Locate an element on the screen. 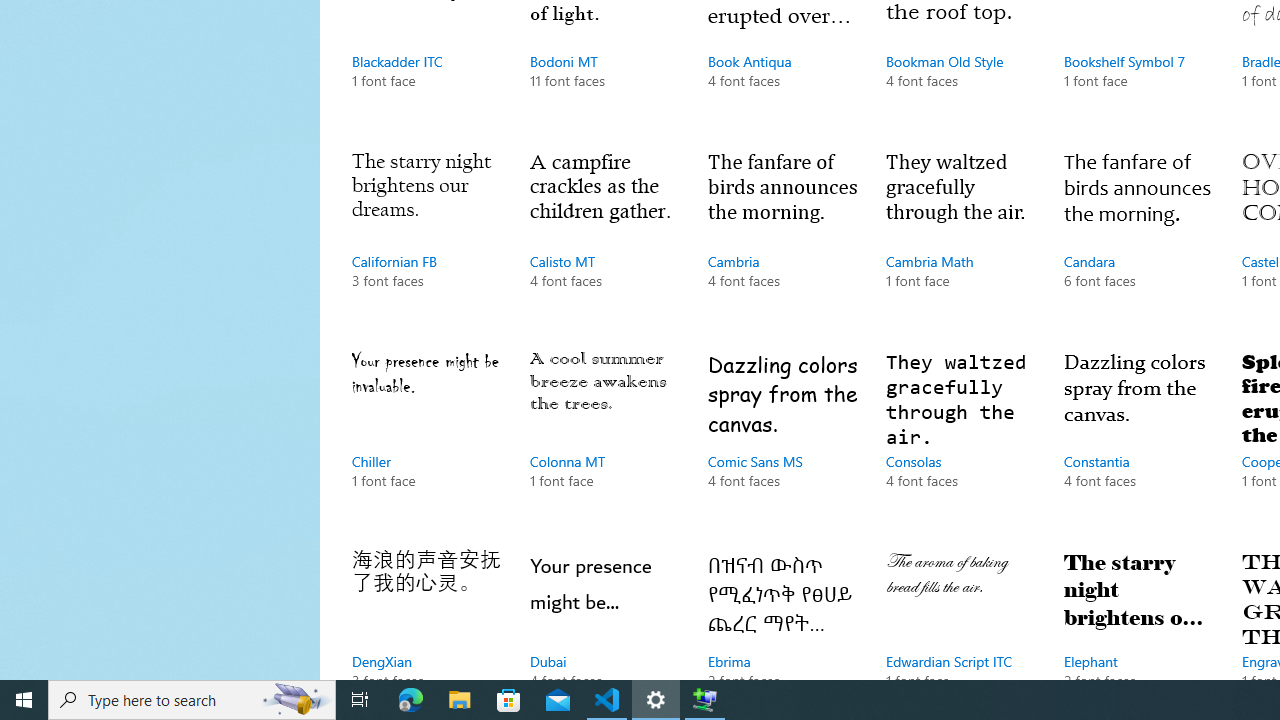 Image resolution: width=1280 pixels, height=720 pixels. 'Settings - 1 running window' is located at coordinates (656, 698).